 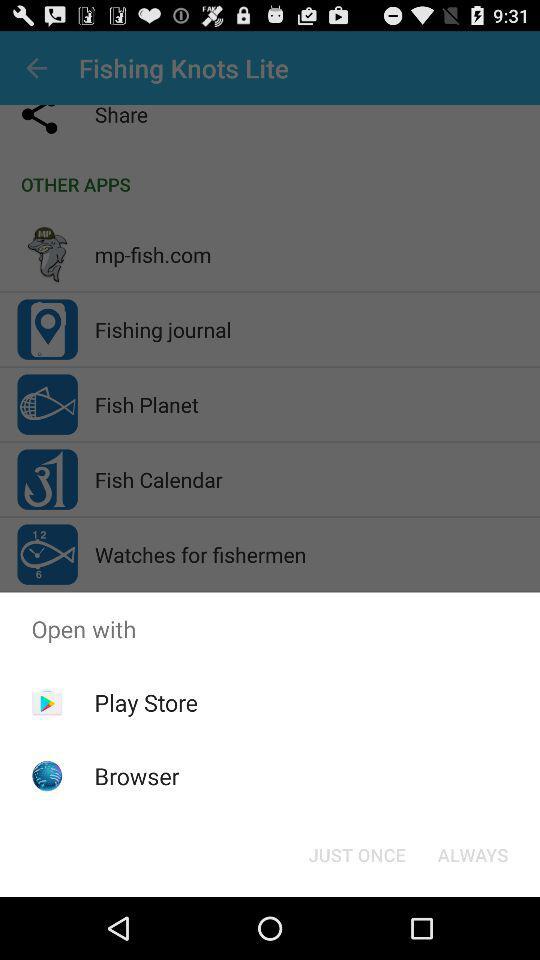 I want to click on button next to the just once button, so click(x=472, y=853).